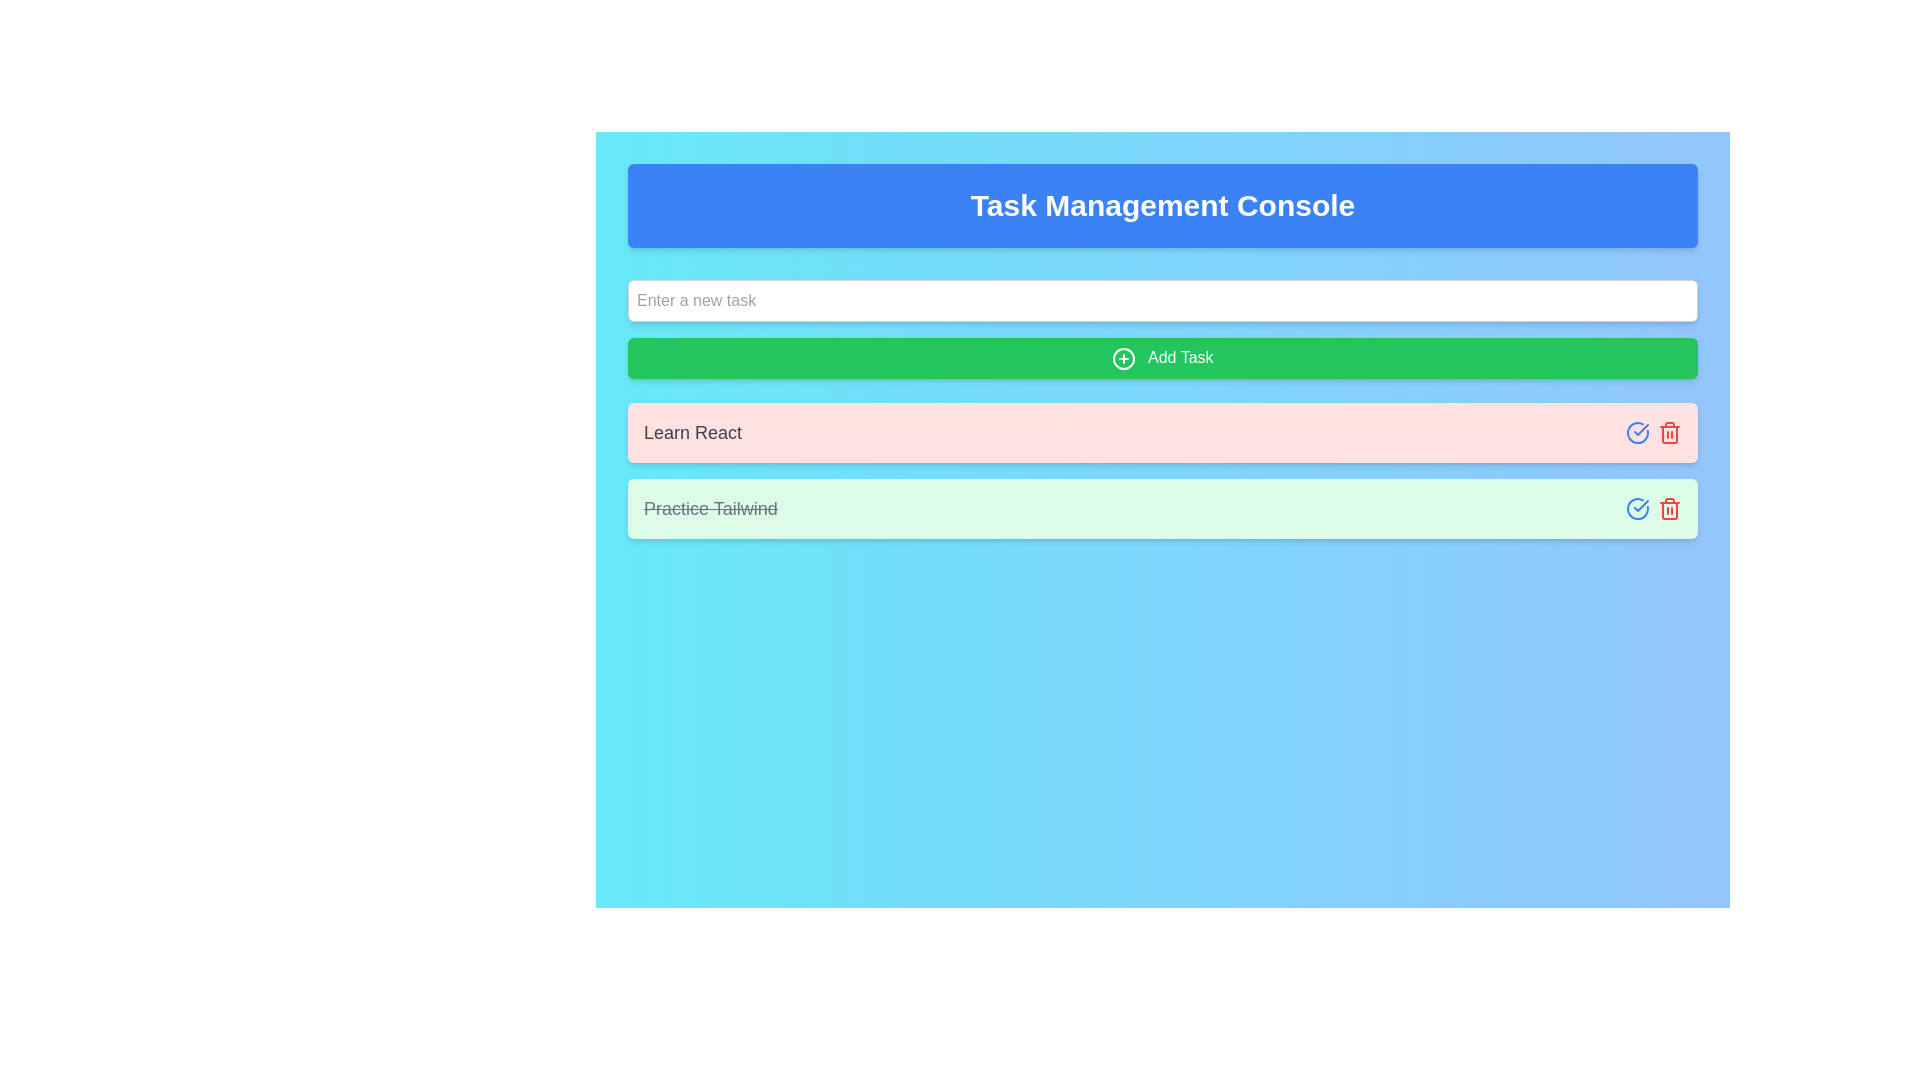 This screenshot has height=1080, width=1920. Describe the element at coordinates (1637, 431) in the screenshot. I see `the blue circular check icon located in the second list item labeled 'Learn React'` at that location.